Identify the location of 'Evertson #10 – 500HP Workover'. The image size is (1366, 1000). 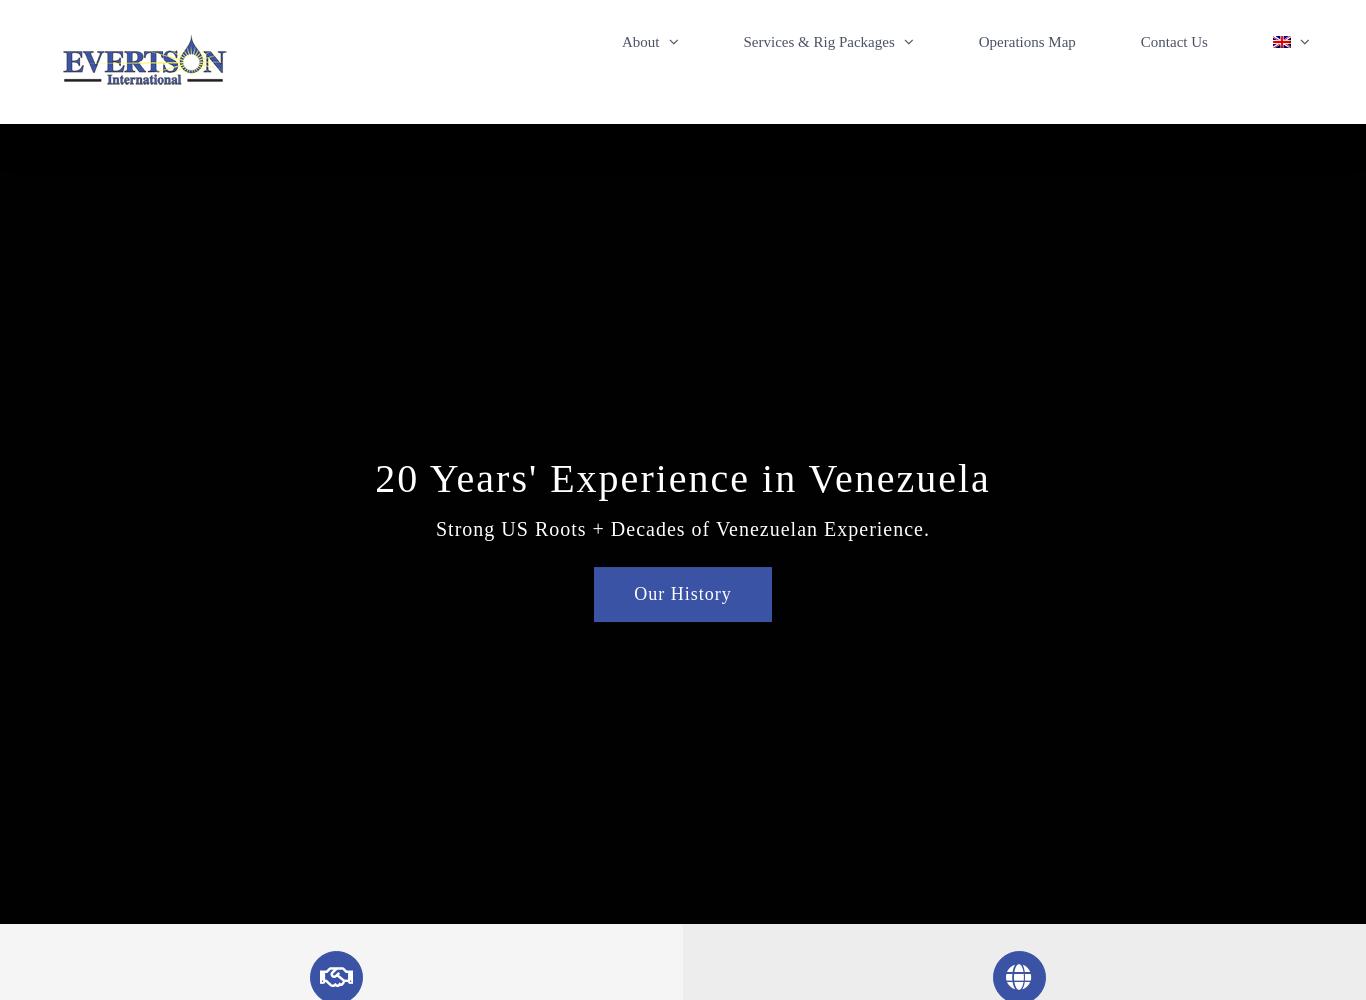
(763, 318).